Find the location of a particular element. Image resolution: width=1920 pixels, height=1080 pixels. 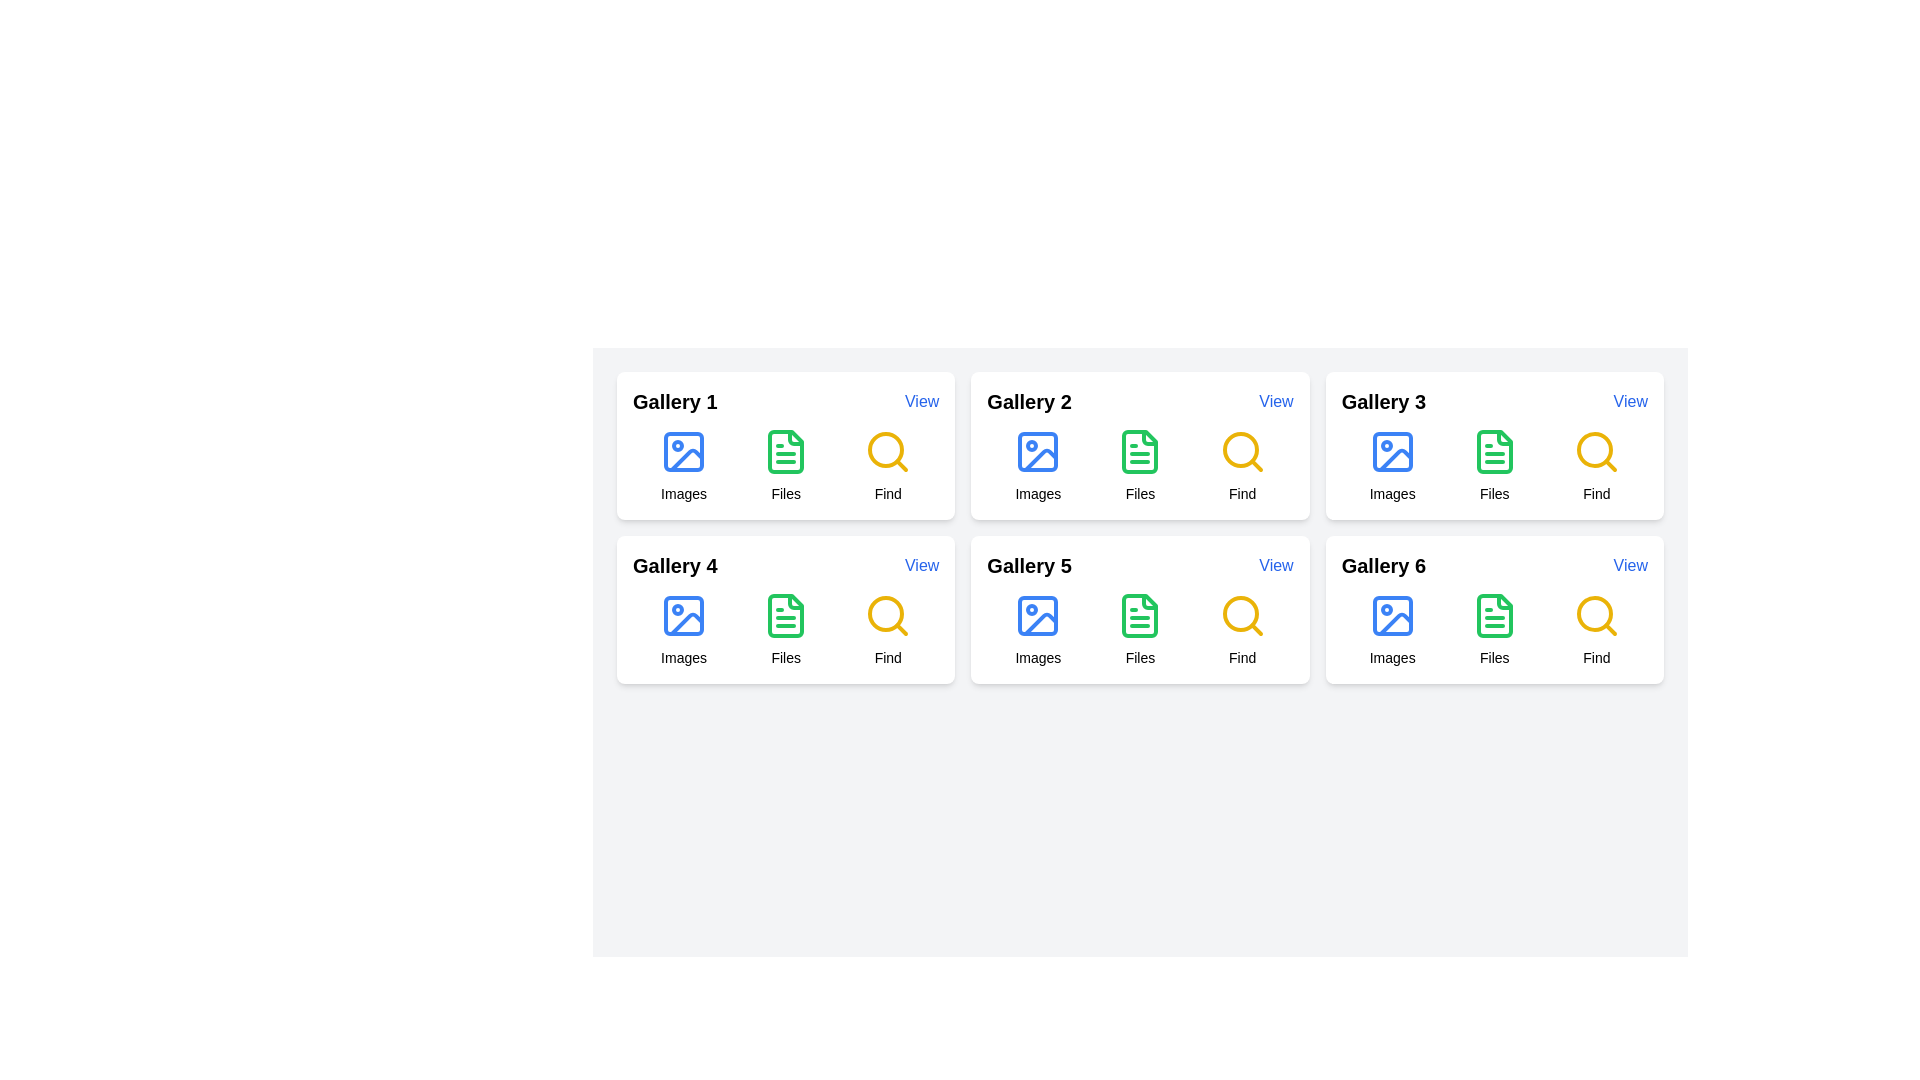

the bold, large-sized text label displaying 'Gallery 4' which is styled as a heading in black font color, located in the top-left section of its card layout is located at coordinates (675, 566).